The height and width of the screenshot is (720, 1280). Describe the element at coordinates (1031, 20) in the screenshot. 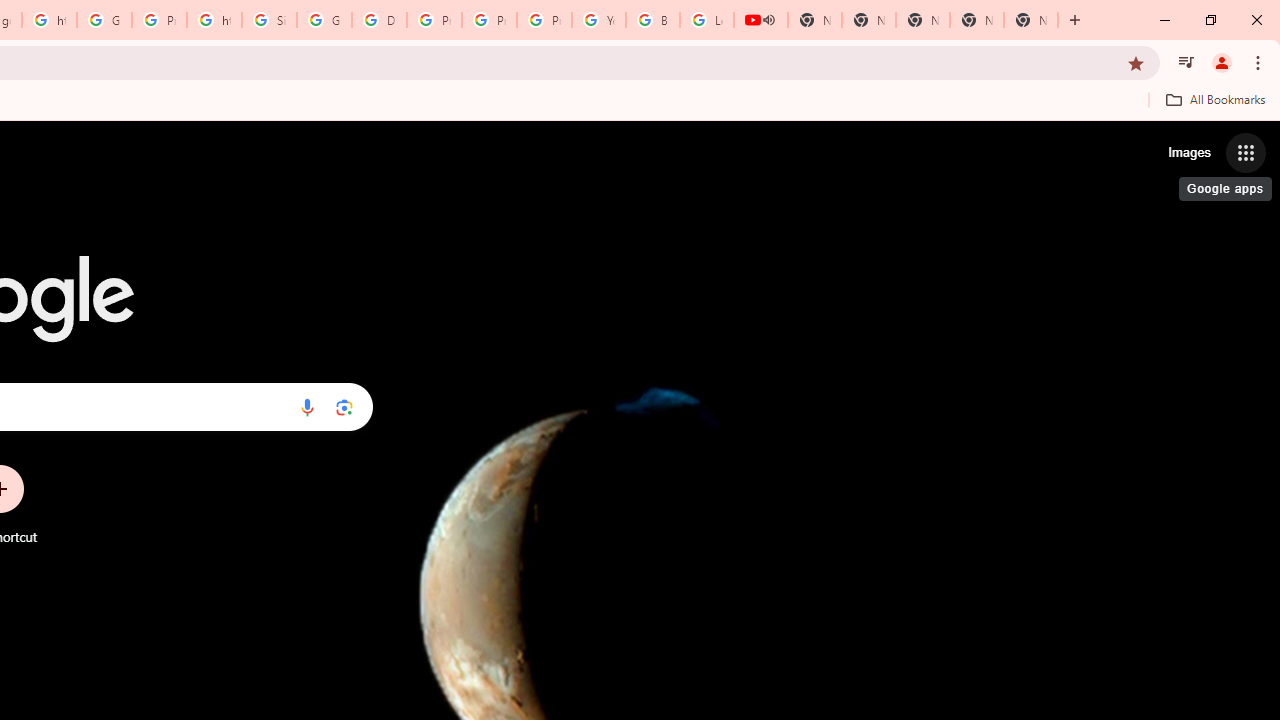

I see `'New Tab'` at that location.